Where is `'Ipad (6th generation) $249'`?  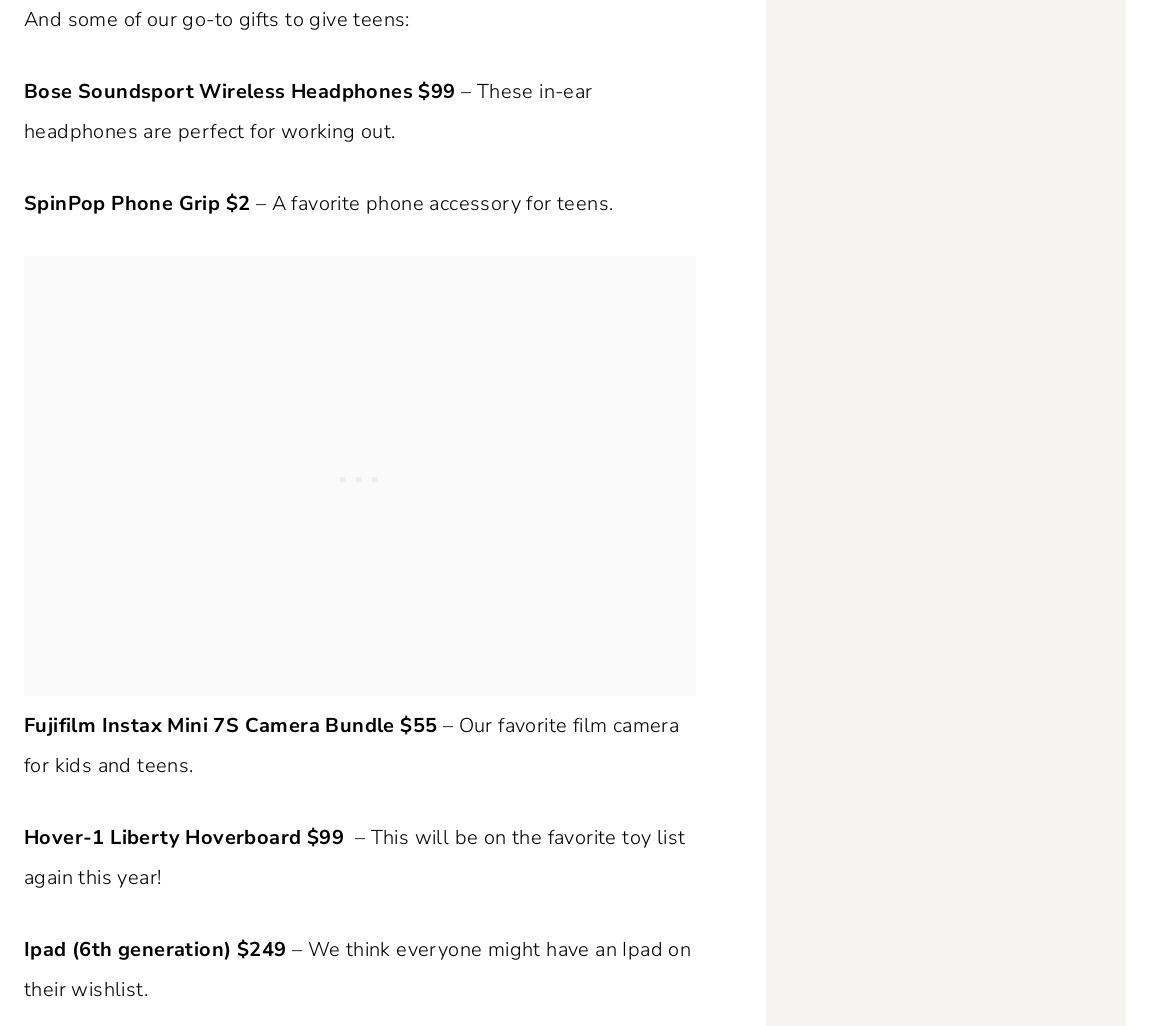 'Ipad (6th generation) $249' is located at coordinates (154, 949).